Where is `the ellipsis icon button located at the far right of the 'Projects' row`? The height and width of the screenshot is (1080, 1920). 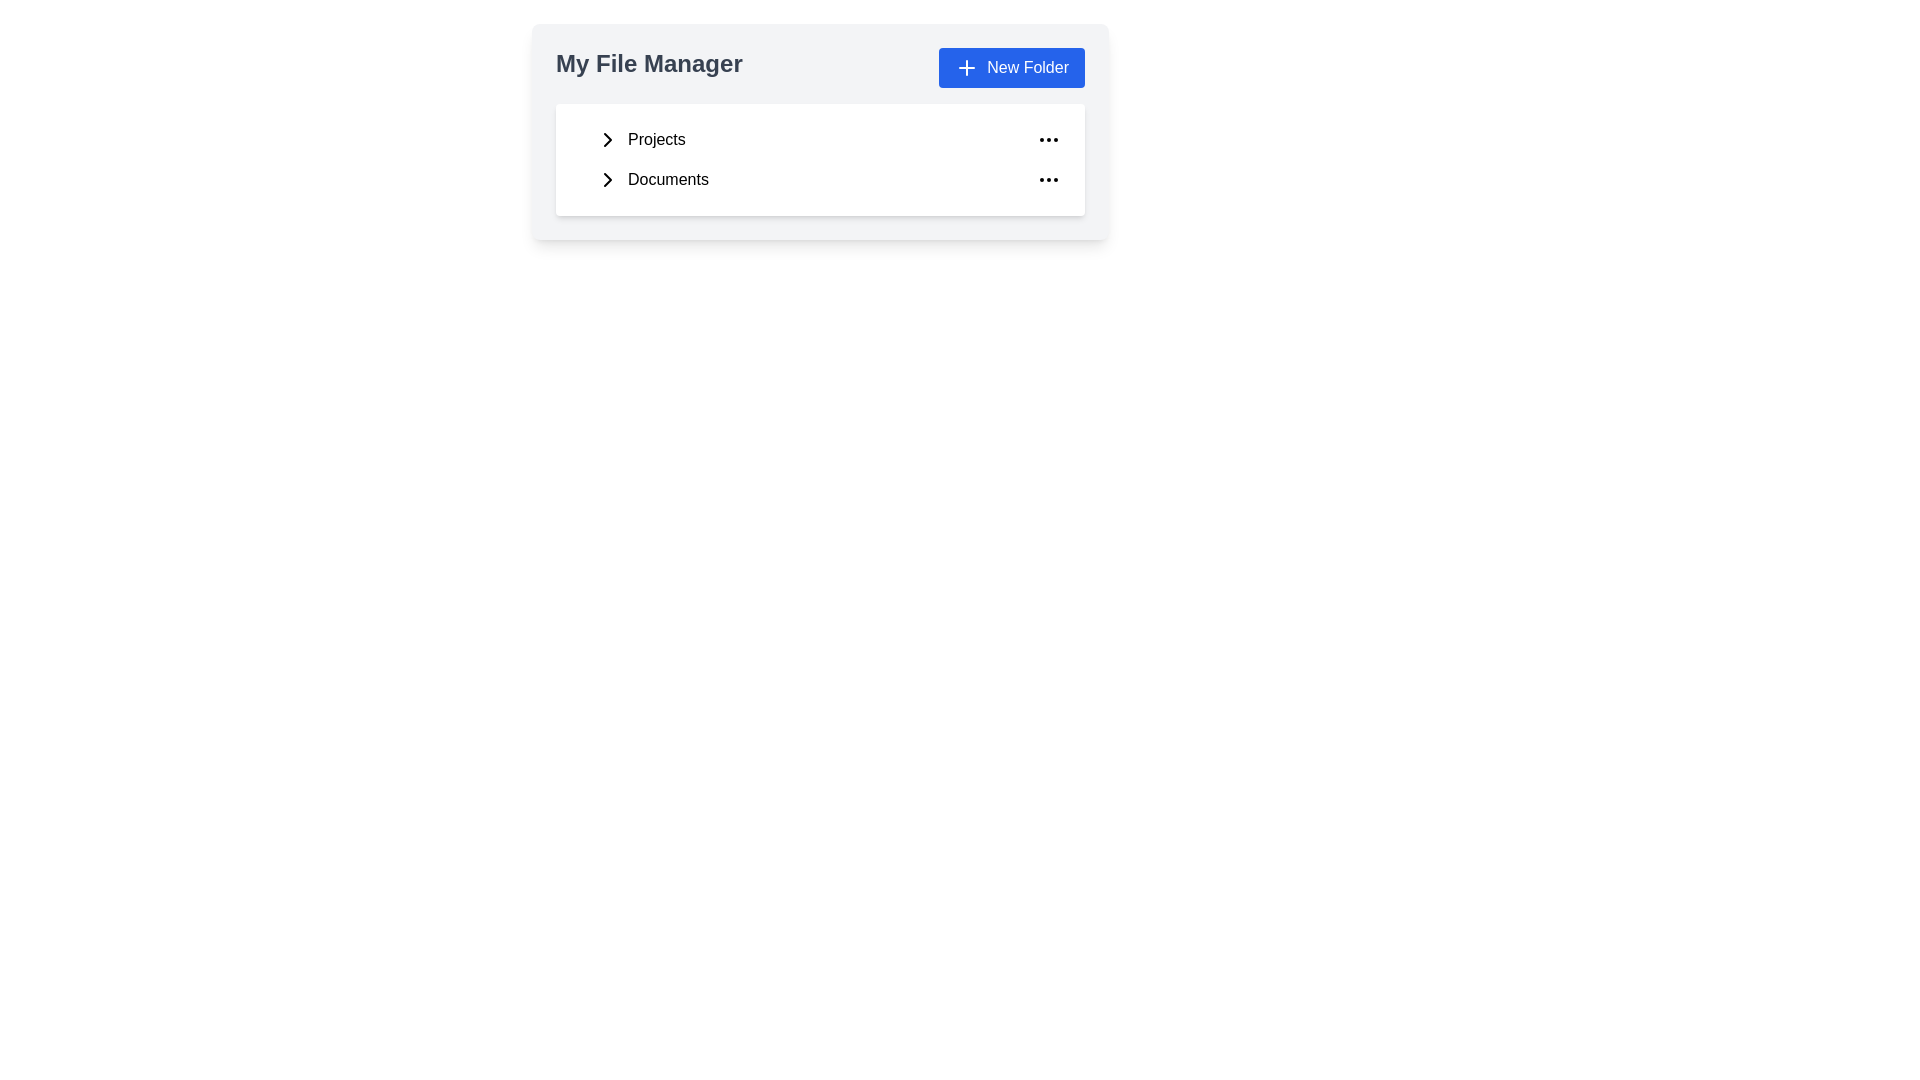 the ellipsis icon button located at the far right of the 'Projects' row is located at coordinates (1048, 138).